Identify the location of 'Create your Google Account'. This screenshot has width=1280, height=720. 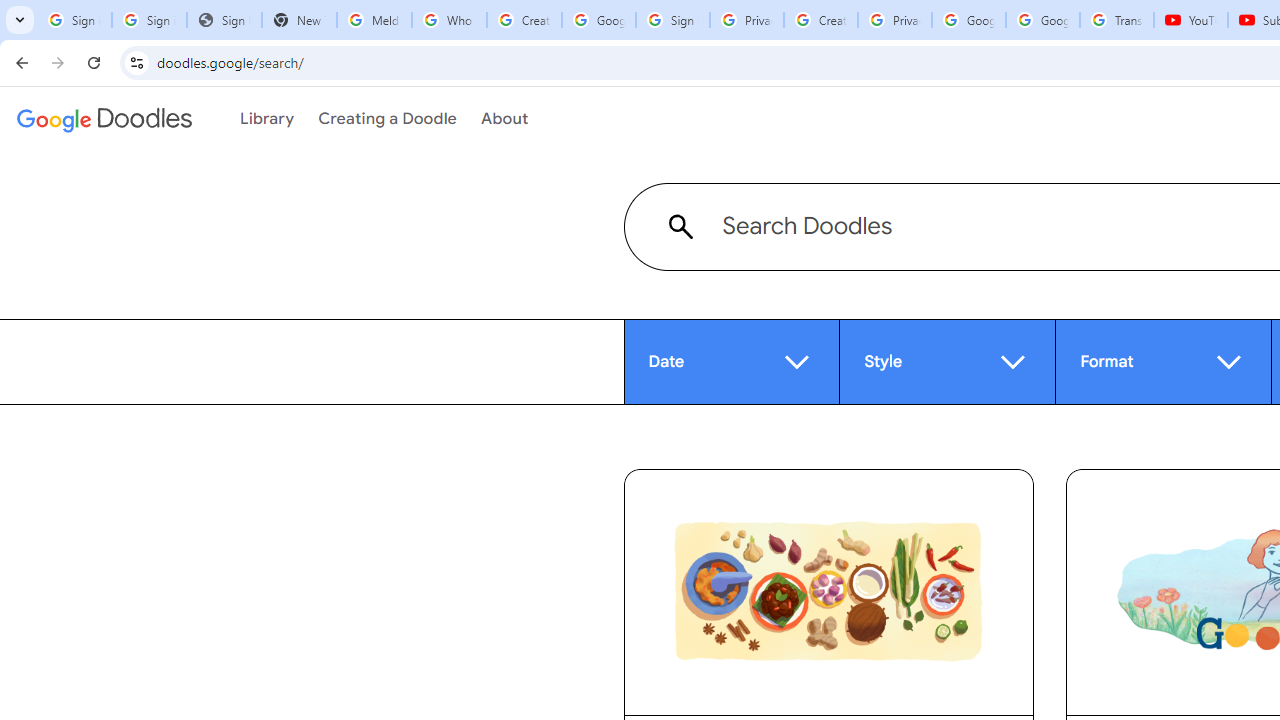
(820, 20).